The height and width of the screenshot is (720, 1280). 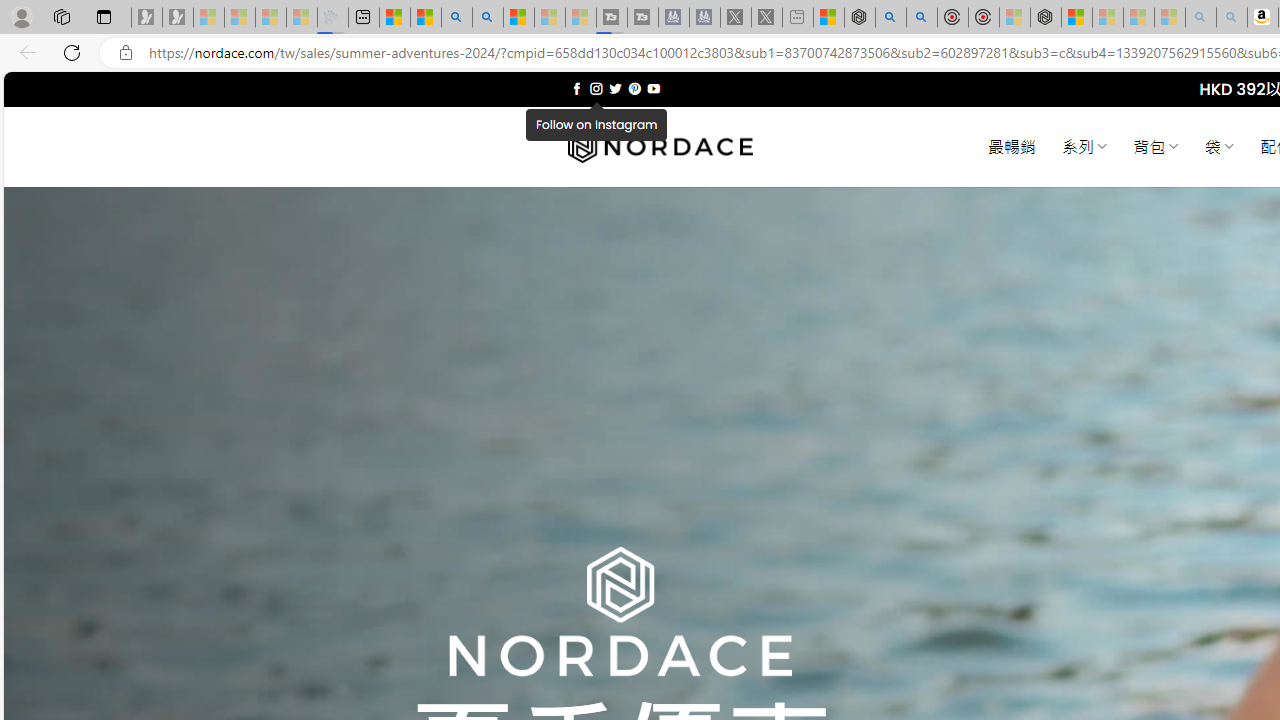 I want to click on 'poe - Search', so click(x=889, y=17).